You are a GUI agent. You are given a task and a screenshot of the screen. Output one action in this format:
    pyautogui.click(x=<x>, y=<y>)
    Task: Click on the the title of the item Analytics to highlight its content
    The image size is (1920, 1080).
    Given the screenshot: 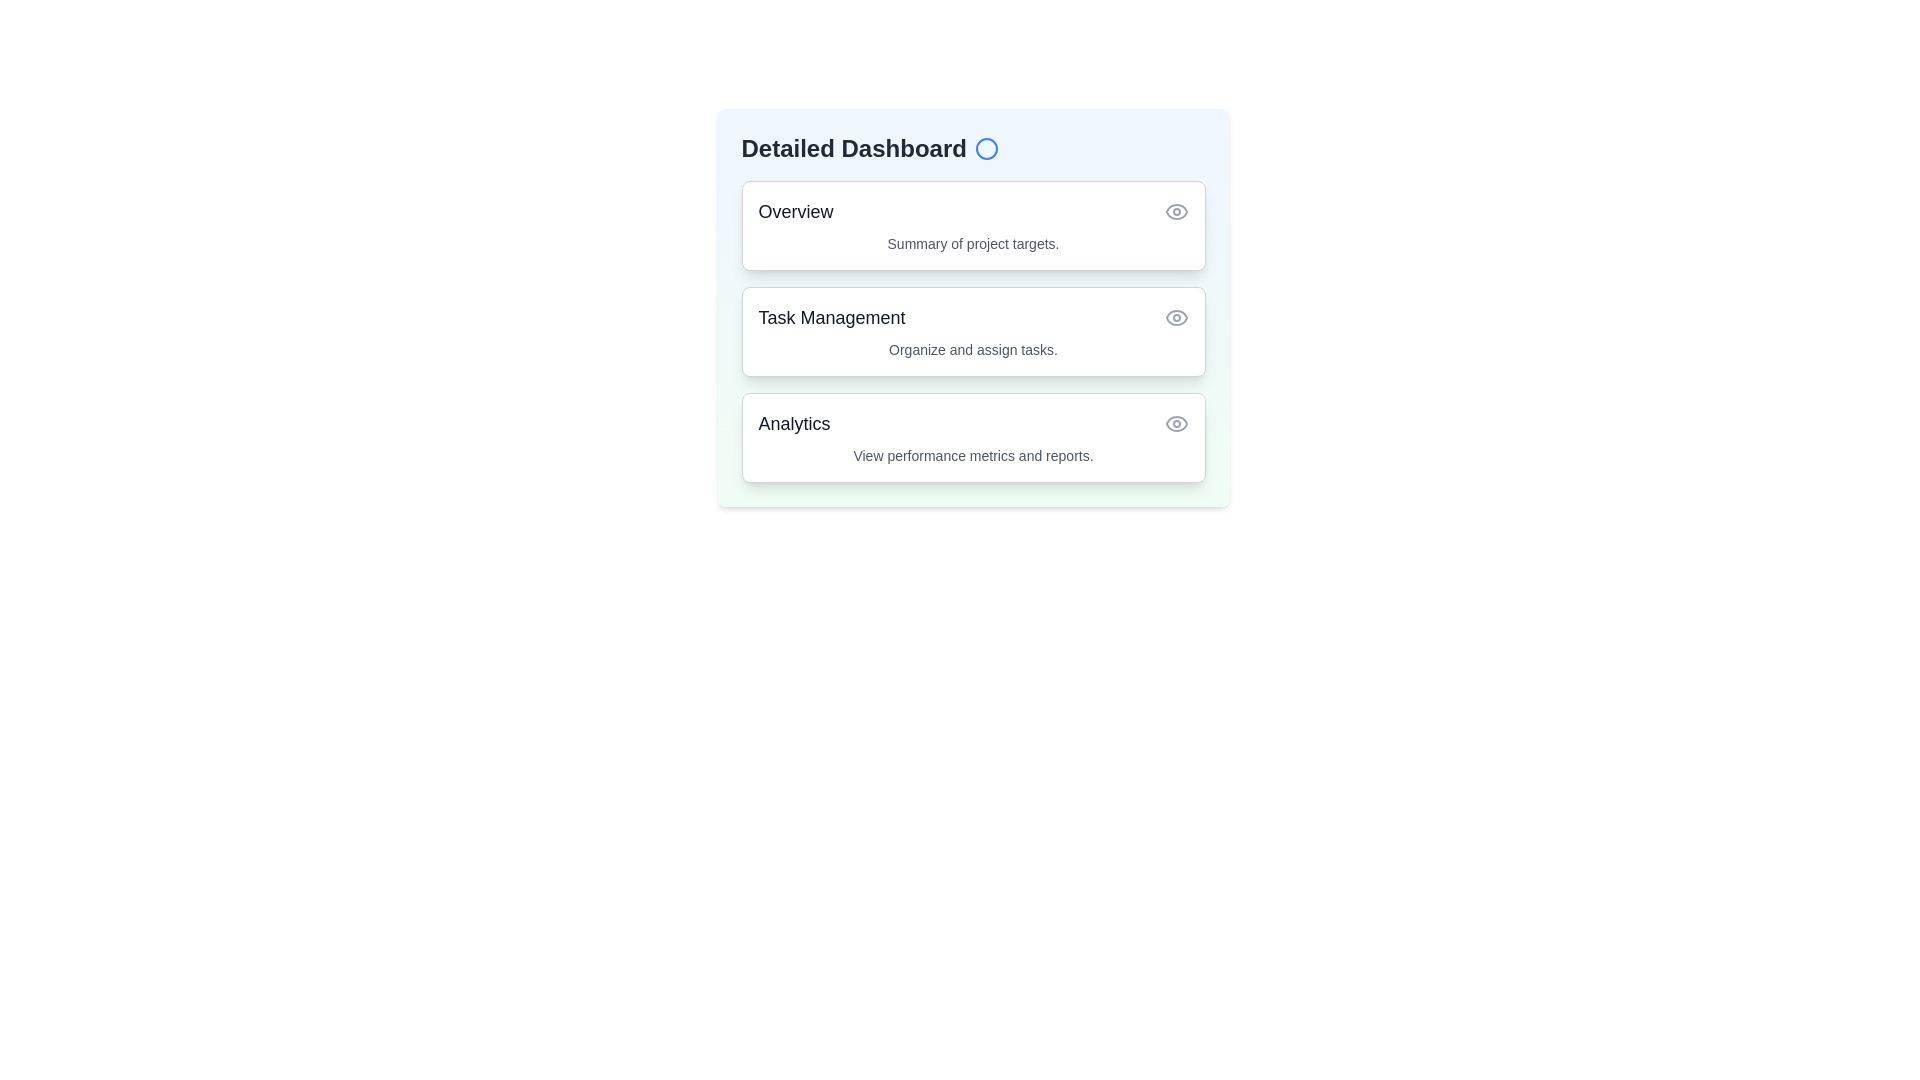 What is the action you would take?
    pyautogui.click(x=792, y=423)
    